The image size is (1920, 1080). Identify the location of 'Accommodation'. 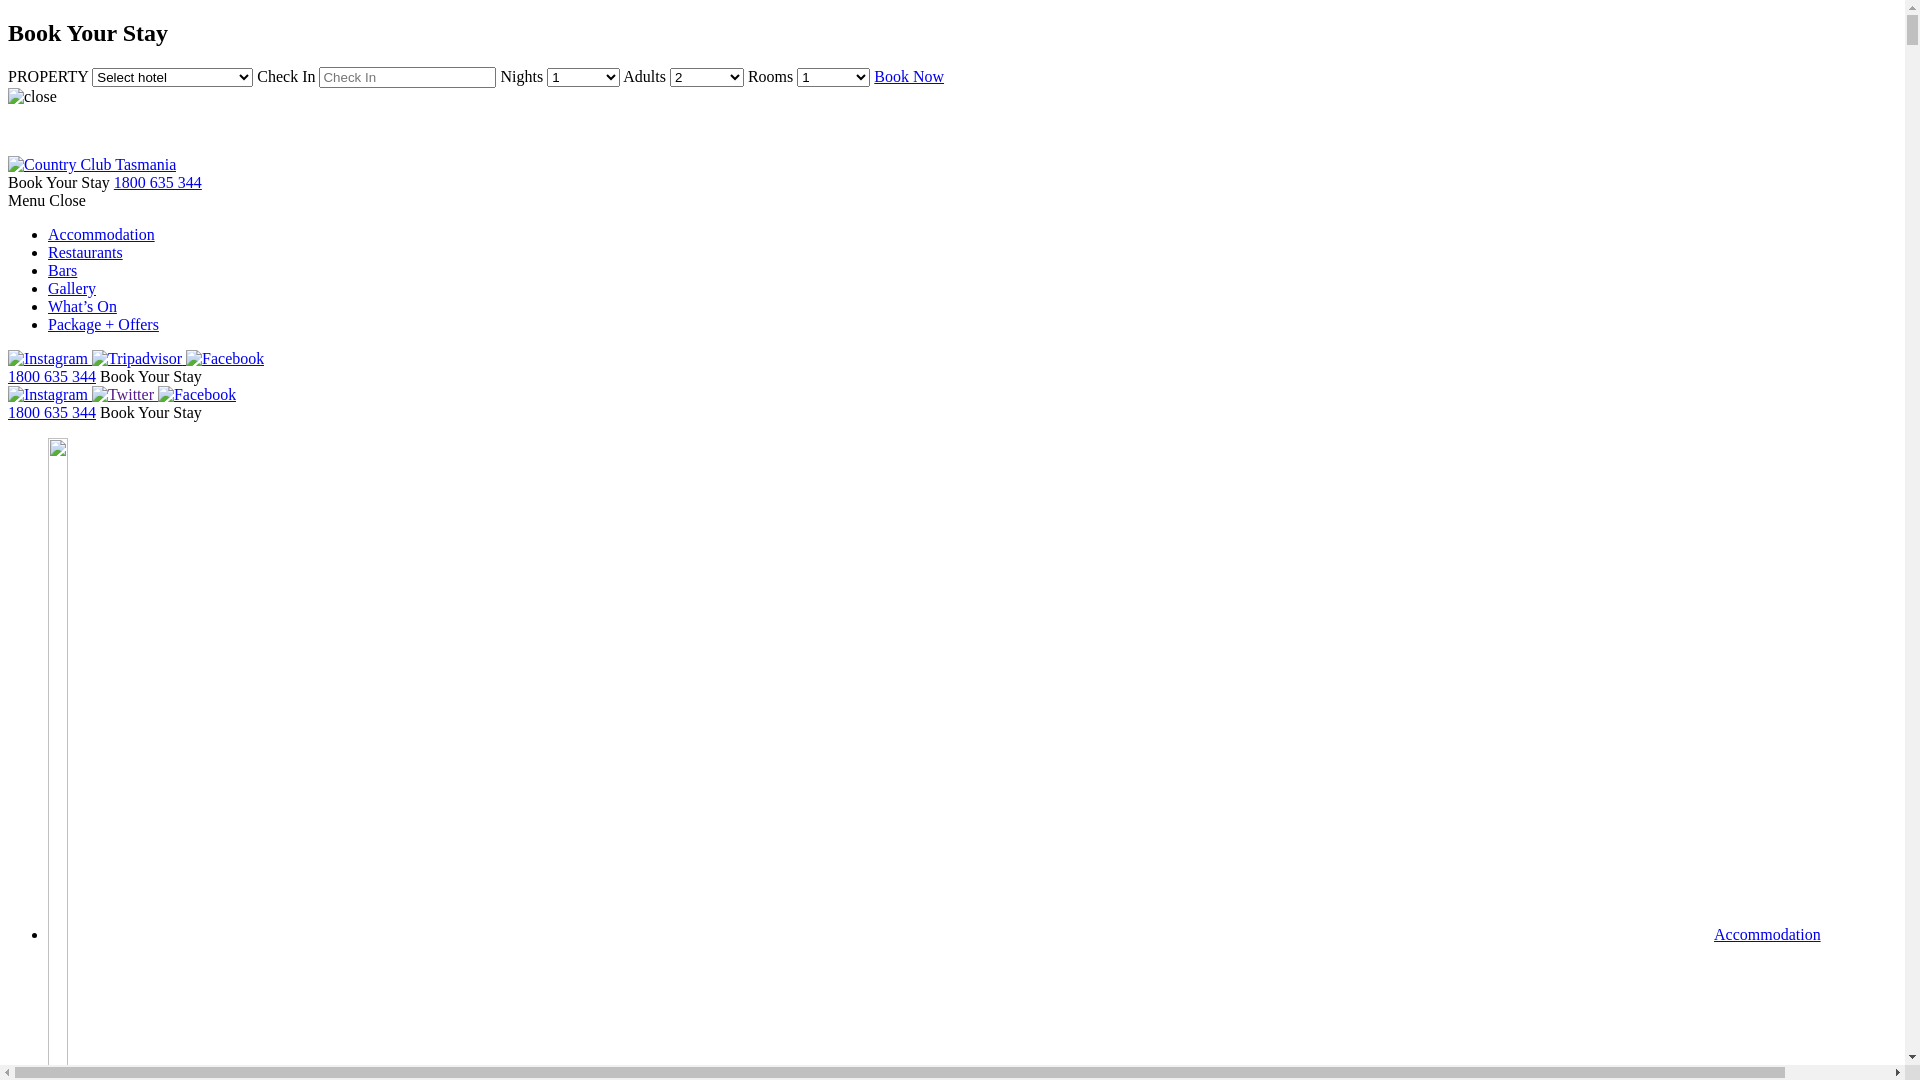
(100, 233).